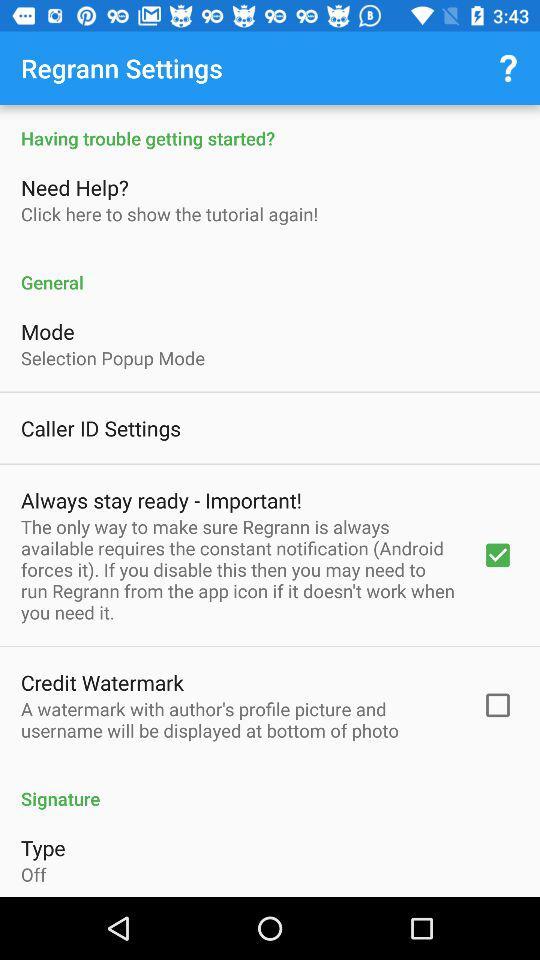 This screenshot has height=960, width=540. What do you see at coordinates (102, 682) in the screenshot?
I see `the icon above the a watermark with item` at bounding box center [102, 682].